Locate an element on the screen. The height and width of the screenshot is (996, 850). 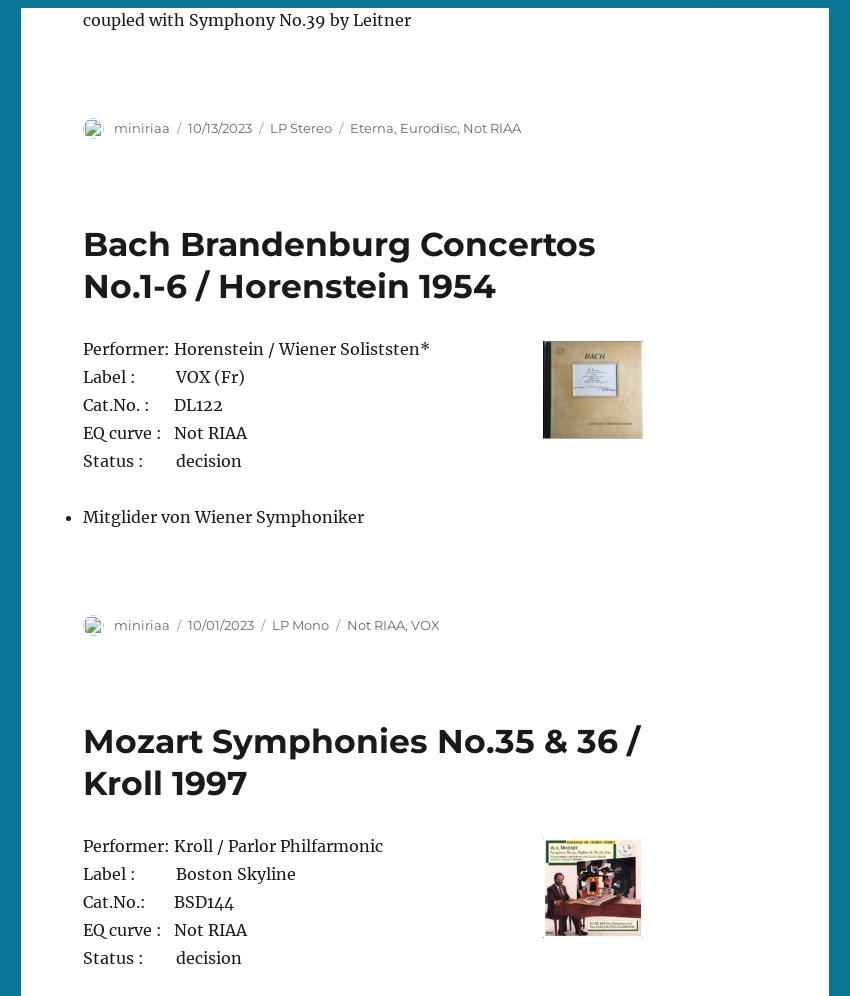
'Status :        decision' is located at coordinates (162, 458).